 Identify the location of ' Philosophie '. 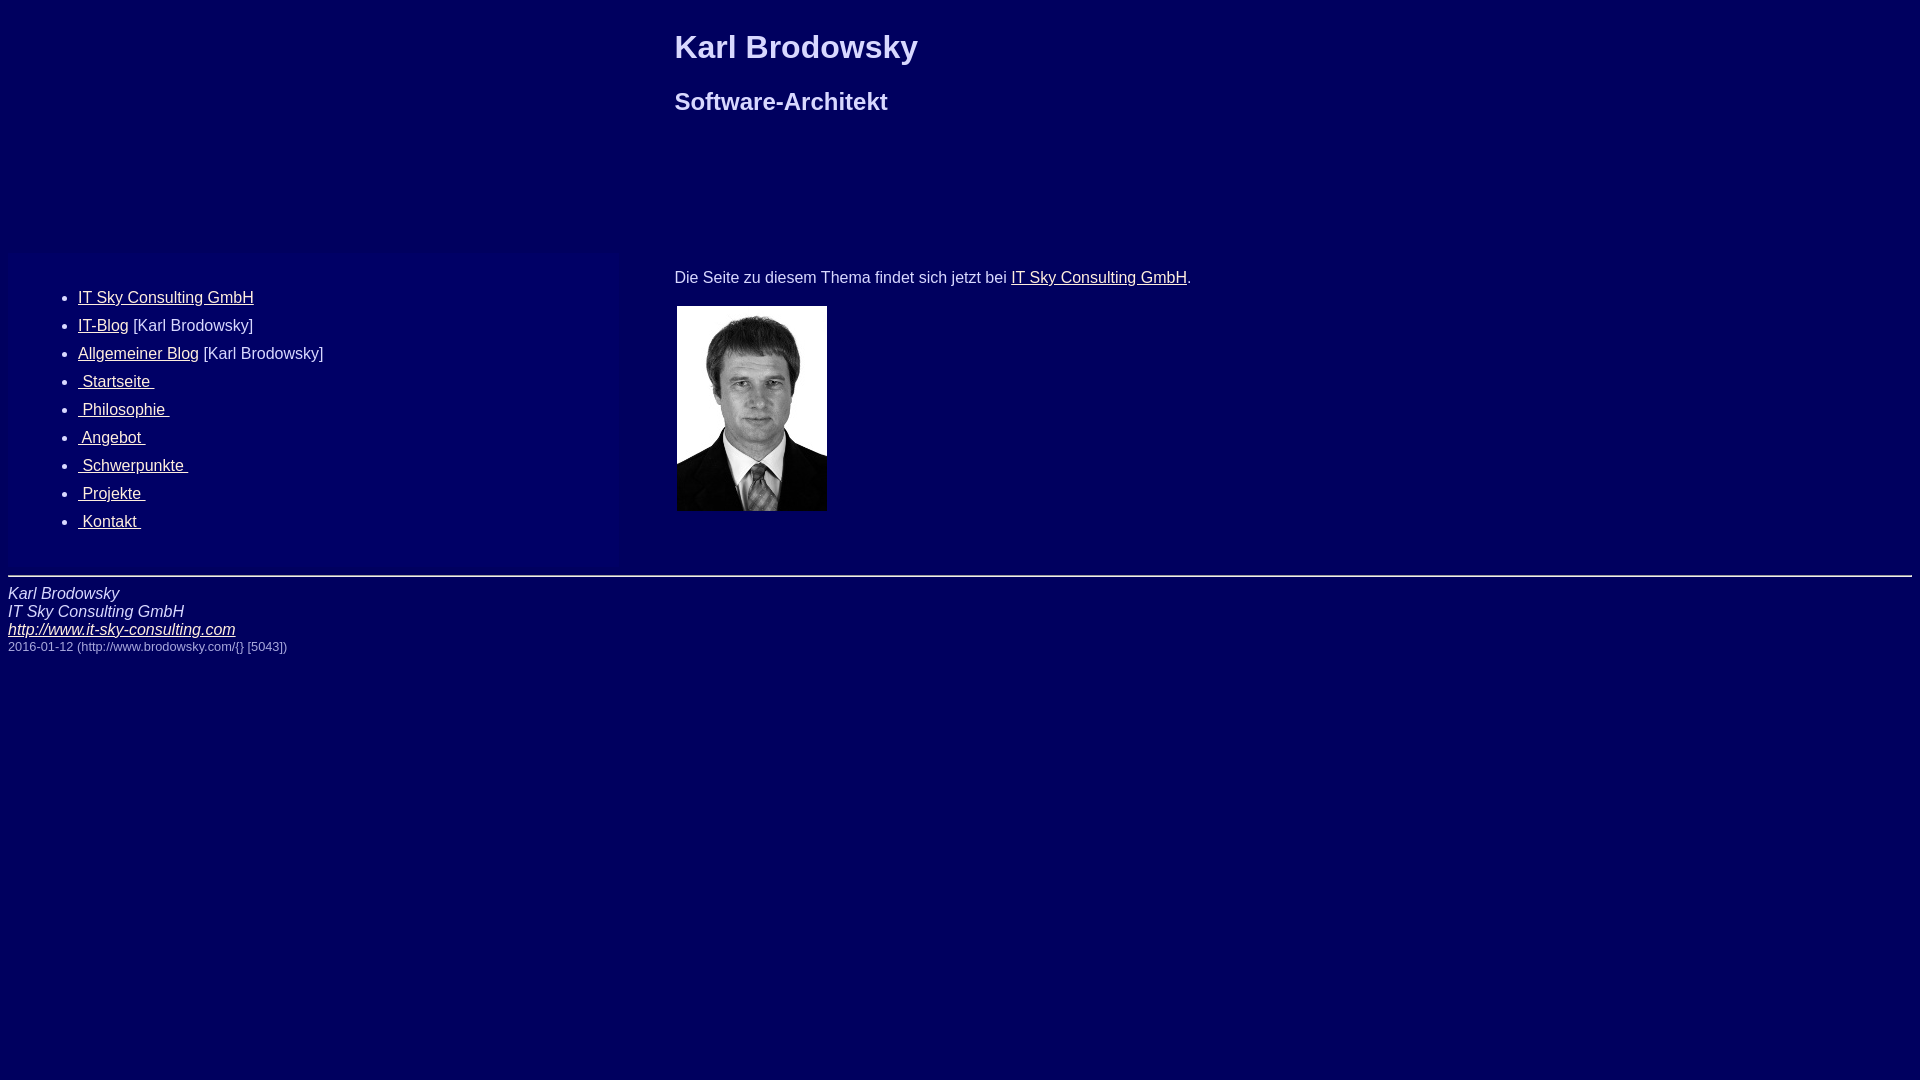
(123, 408).